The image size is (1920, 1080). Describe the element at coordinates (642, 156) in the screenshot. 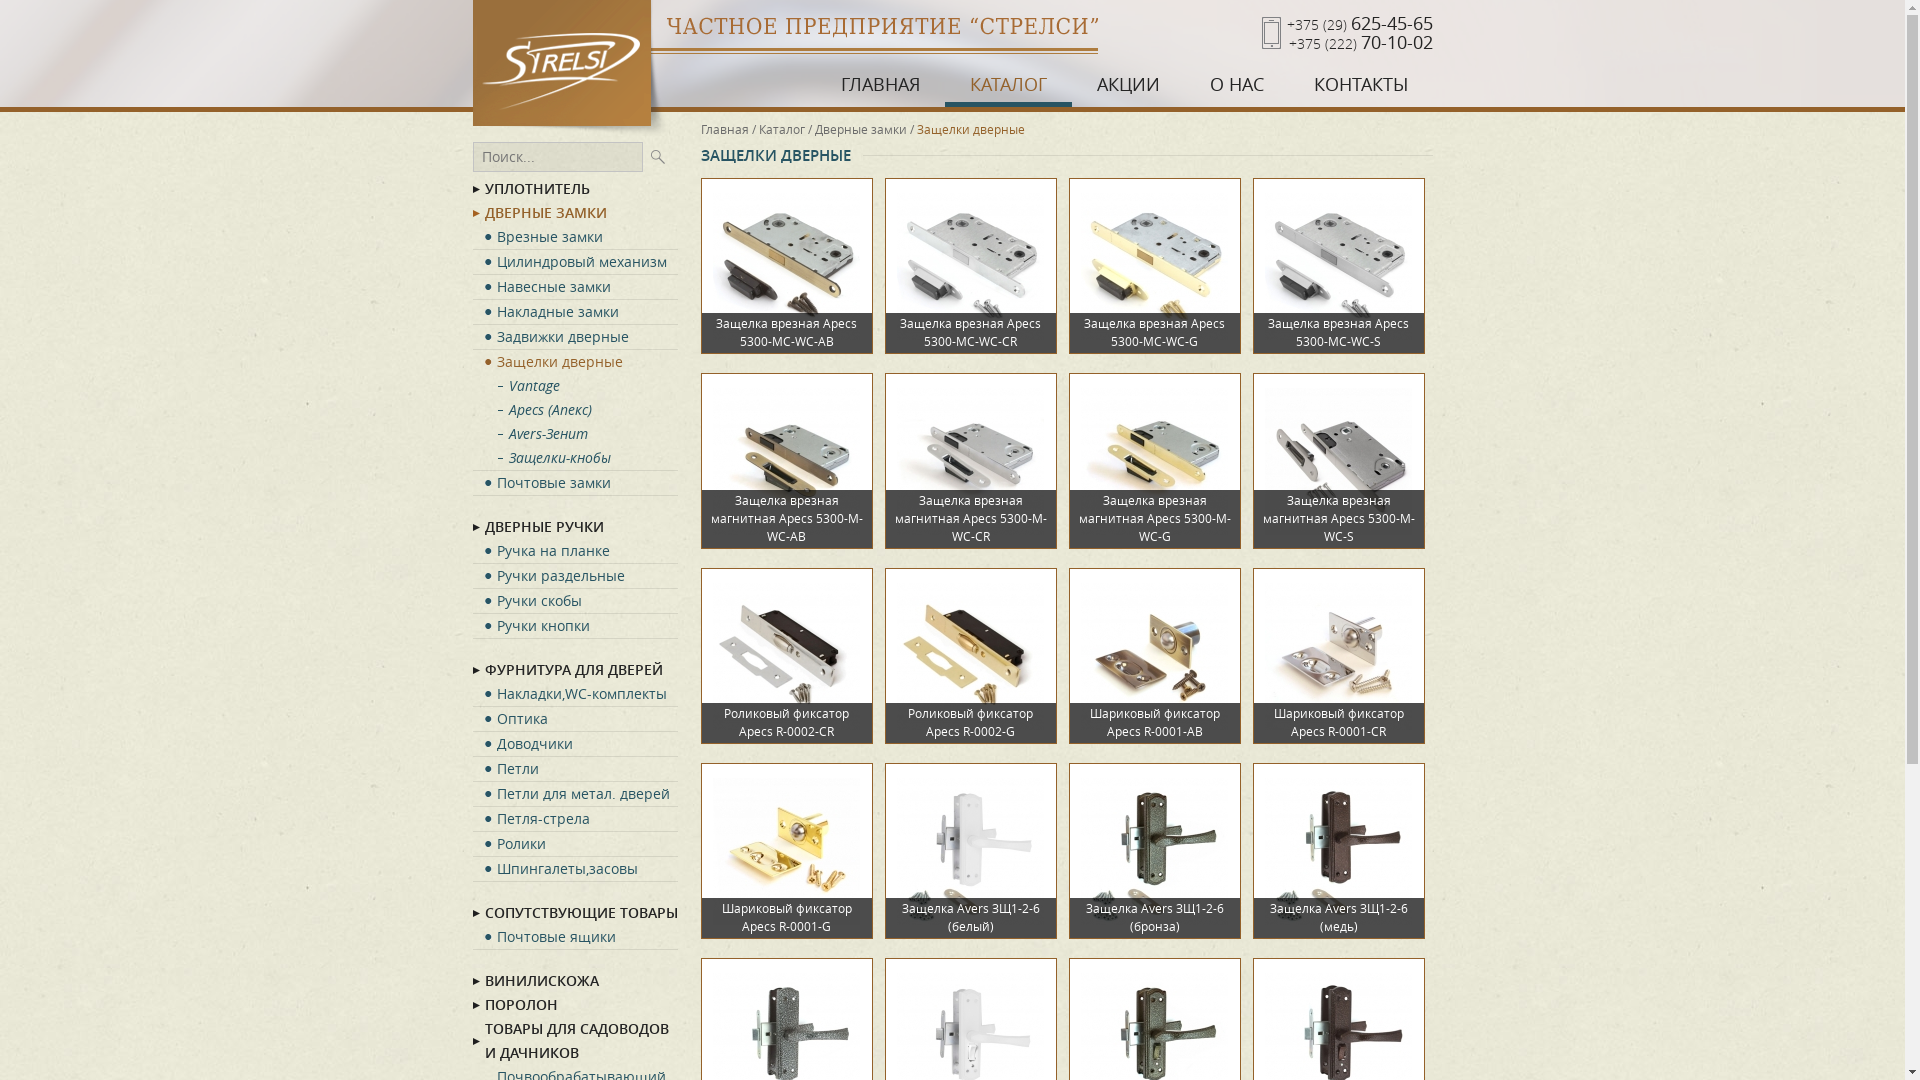

I see `'Ok'` at that location.